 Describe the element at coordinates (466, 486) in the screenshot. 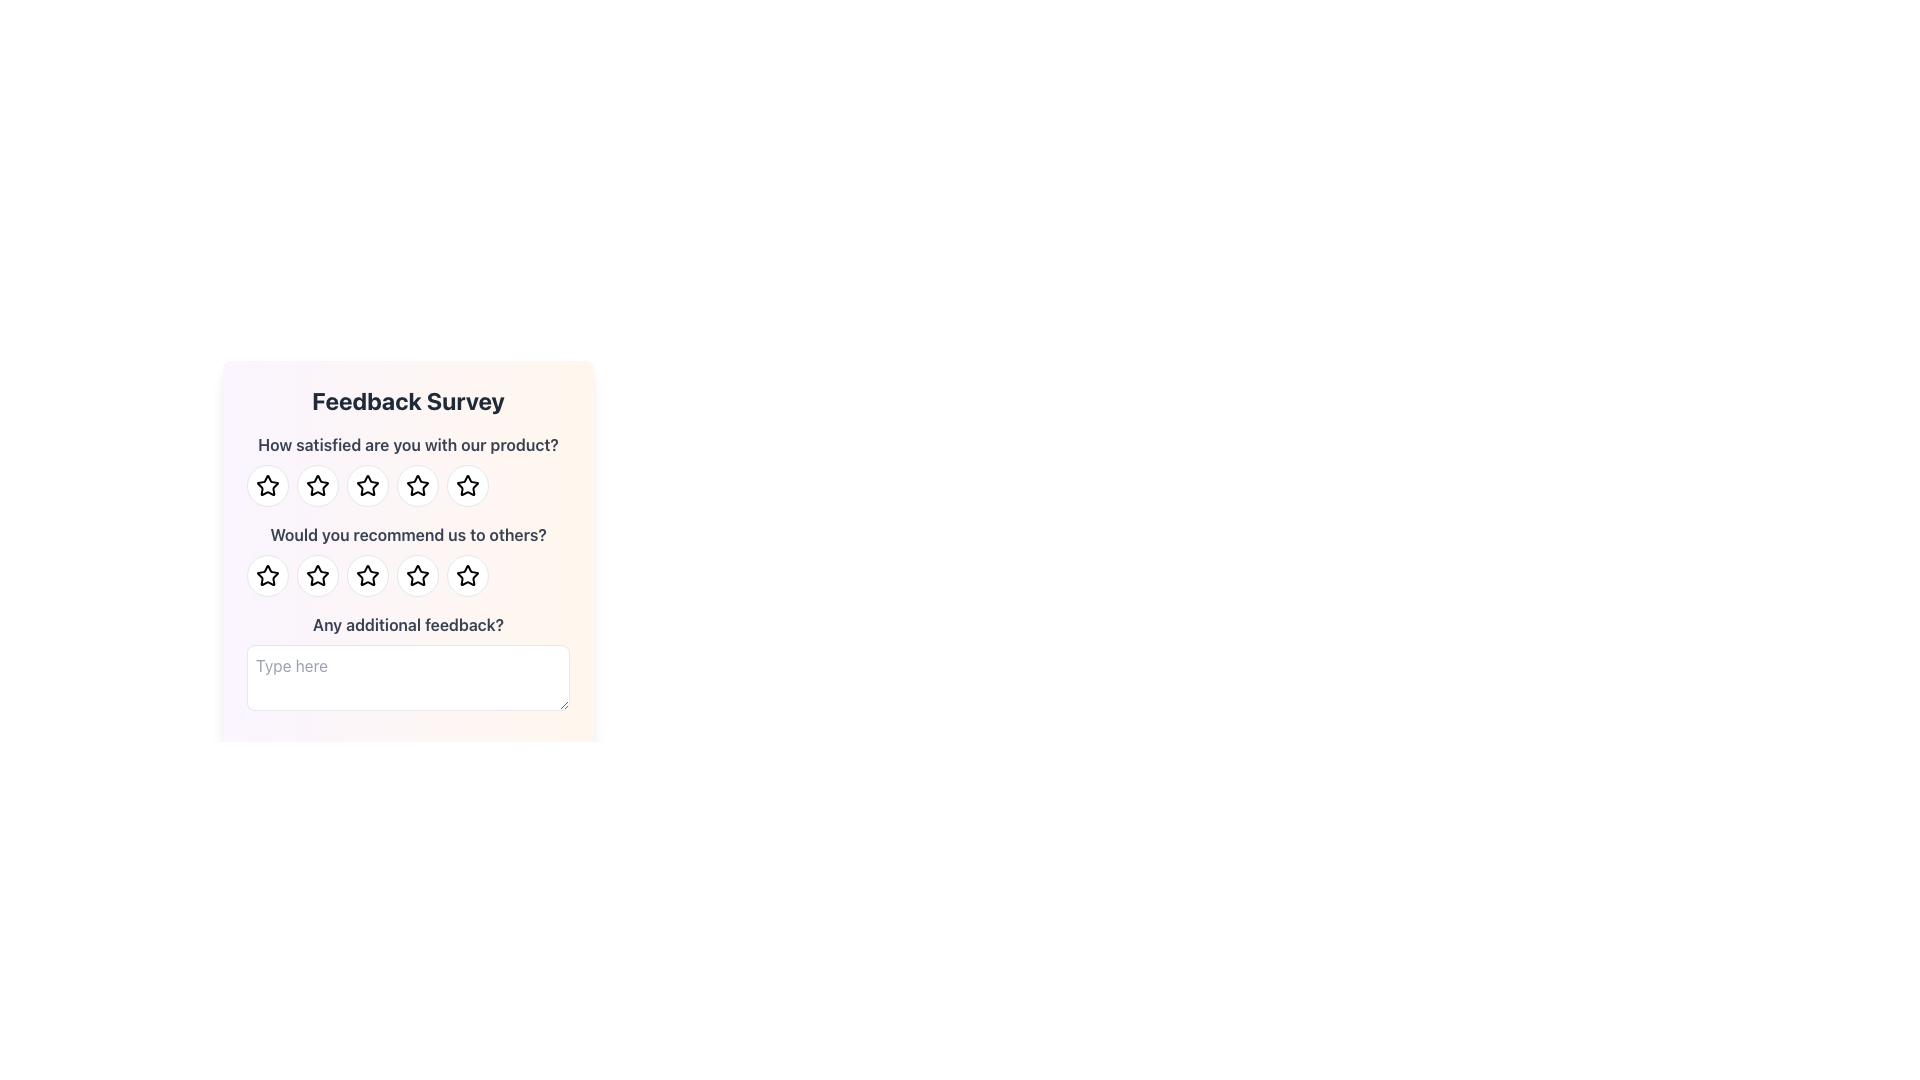

I see `the fifth button in the horizontal row of five buttons below the question 'How satisfied are you with our product?' in the Feedback Survey form for keyboard interaction` at that location.